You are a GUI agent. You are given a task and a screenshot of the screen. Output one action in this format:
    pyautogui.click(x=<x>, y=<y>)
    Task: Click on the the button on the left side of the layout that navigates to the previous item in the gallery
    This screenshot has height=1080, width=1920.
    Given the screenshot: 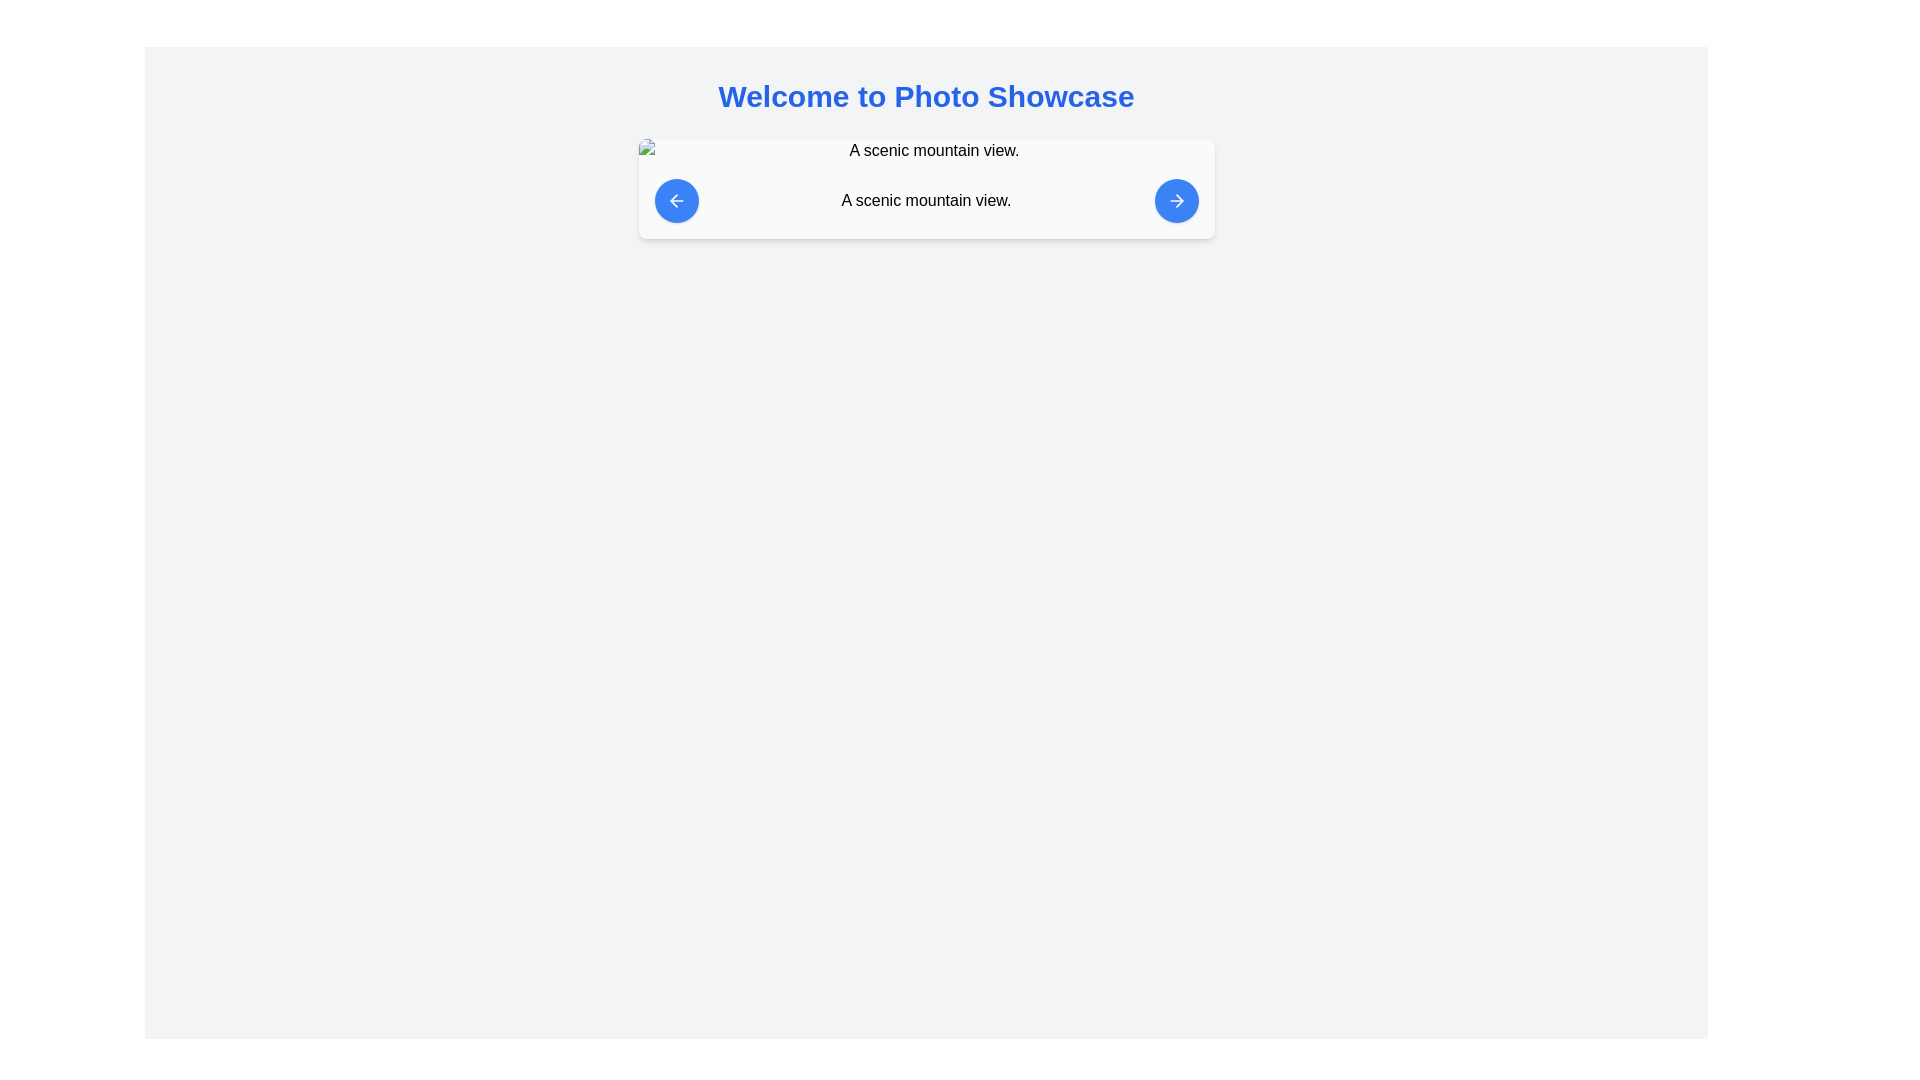 What is the action you would take?
    pyautogui.click(x=676, y=200)
    